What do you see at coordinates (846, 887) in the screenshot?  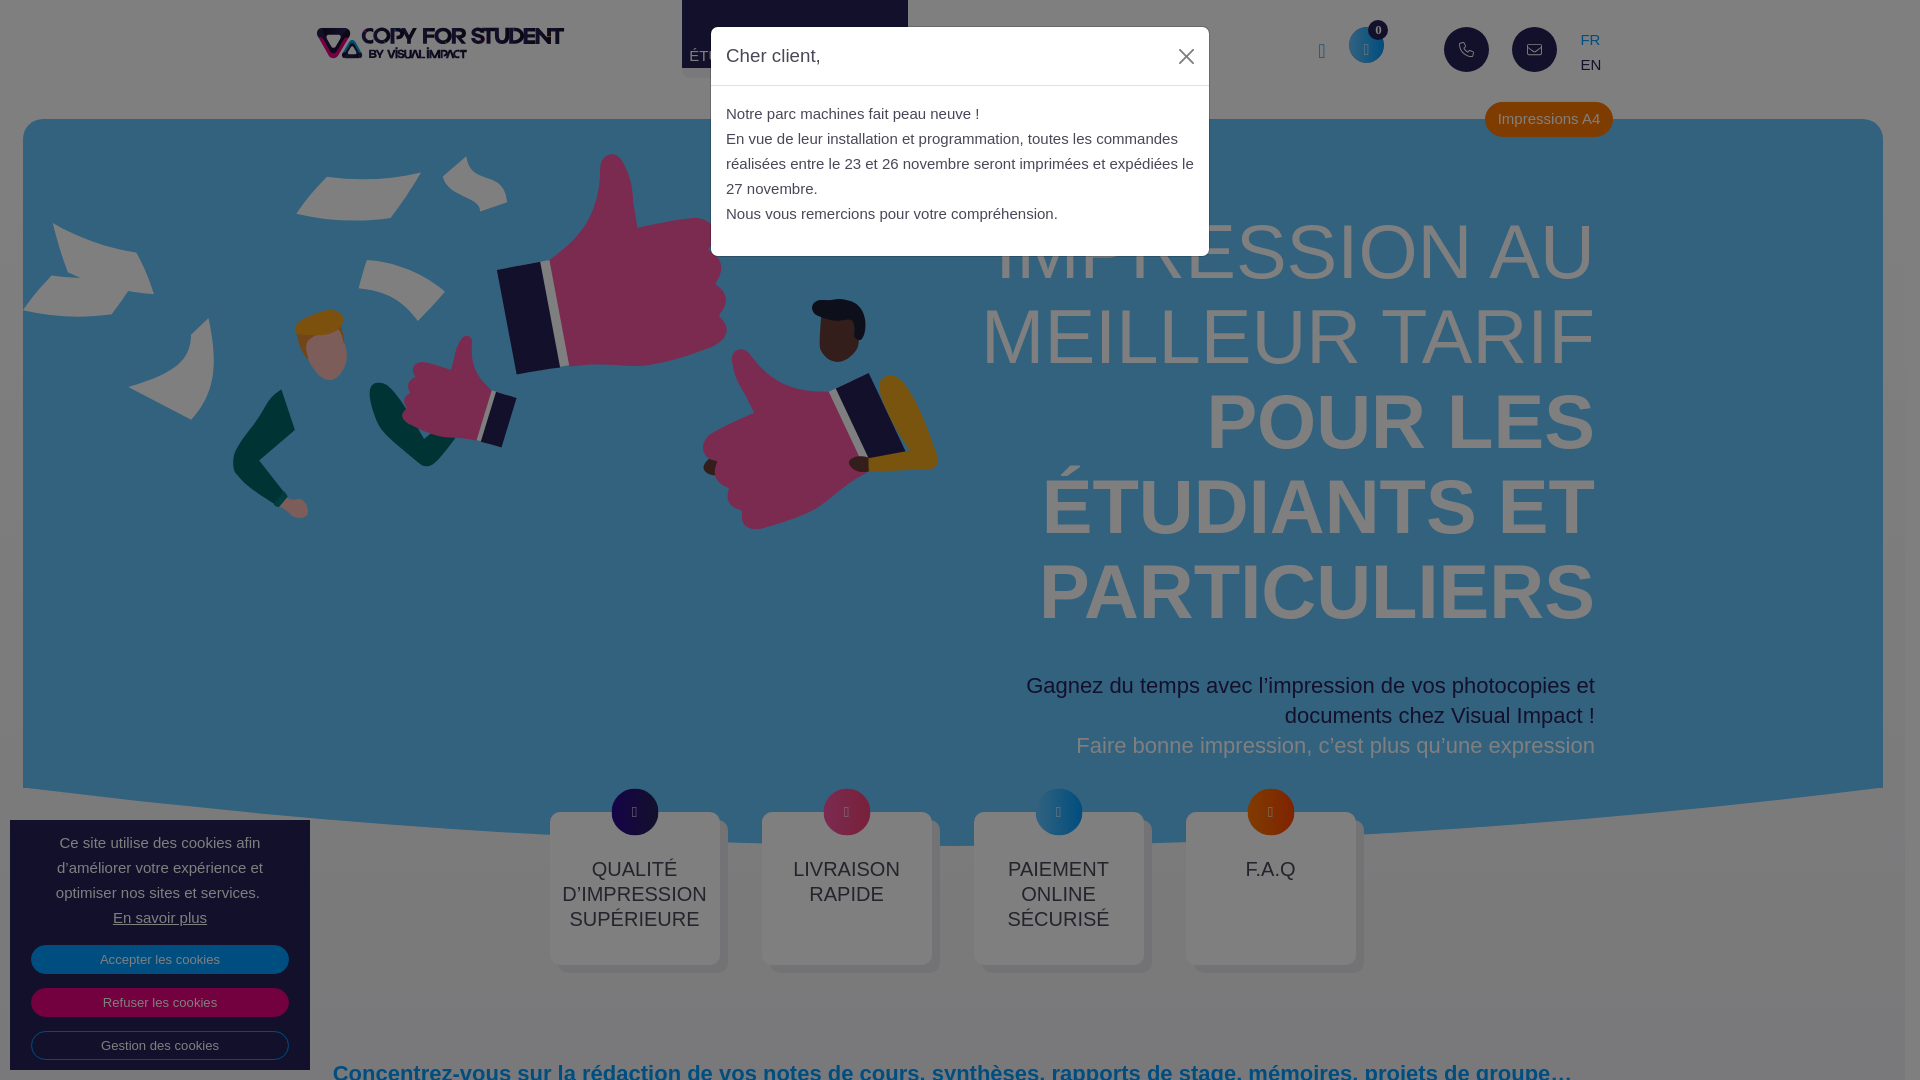 I see `'LIVRAISON RAPIDE'` at bounding box center [846, 887].